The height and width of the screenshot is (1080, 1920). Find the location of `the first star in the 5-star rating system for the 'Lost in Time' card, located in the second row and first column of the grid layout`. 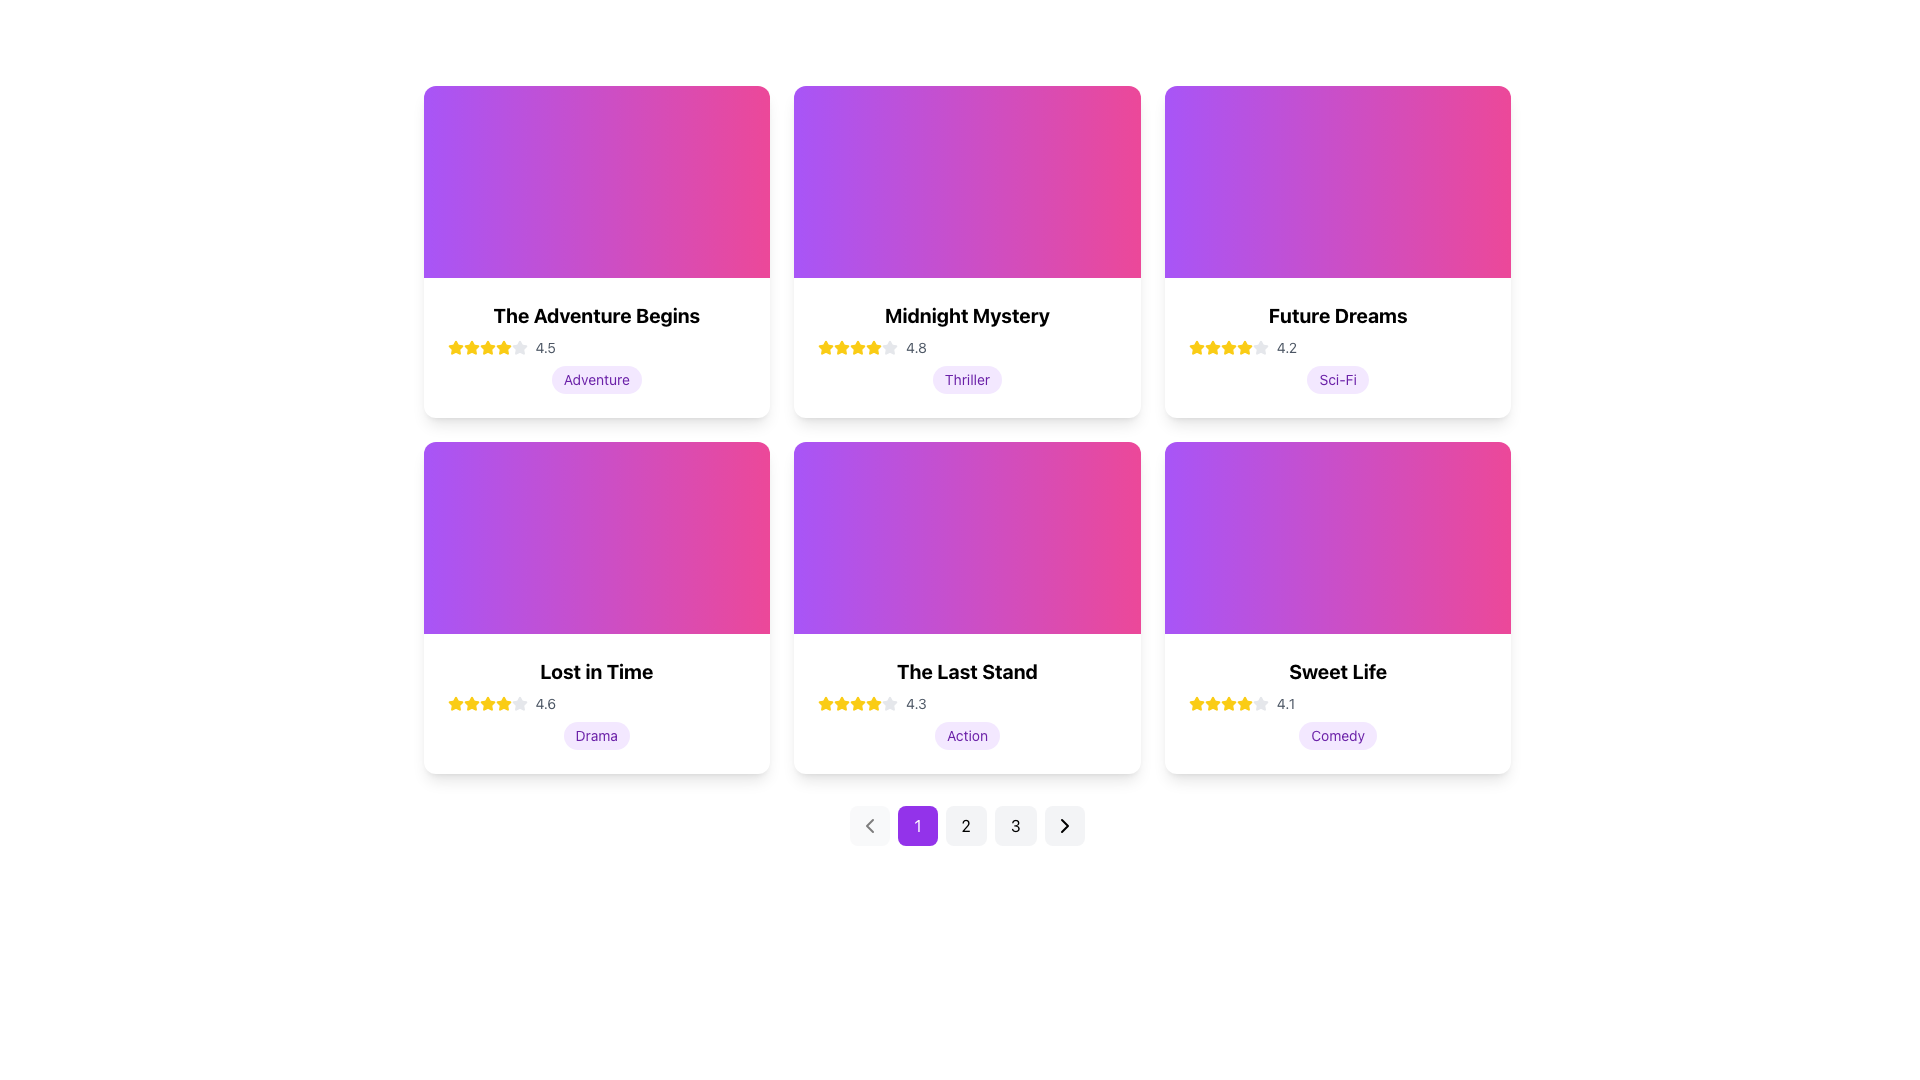

the first star in the 5-star rating system for the 'Lost in Time' card, located in the second row and first column of the grid layout is located at coordinates (454, 703).